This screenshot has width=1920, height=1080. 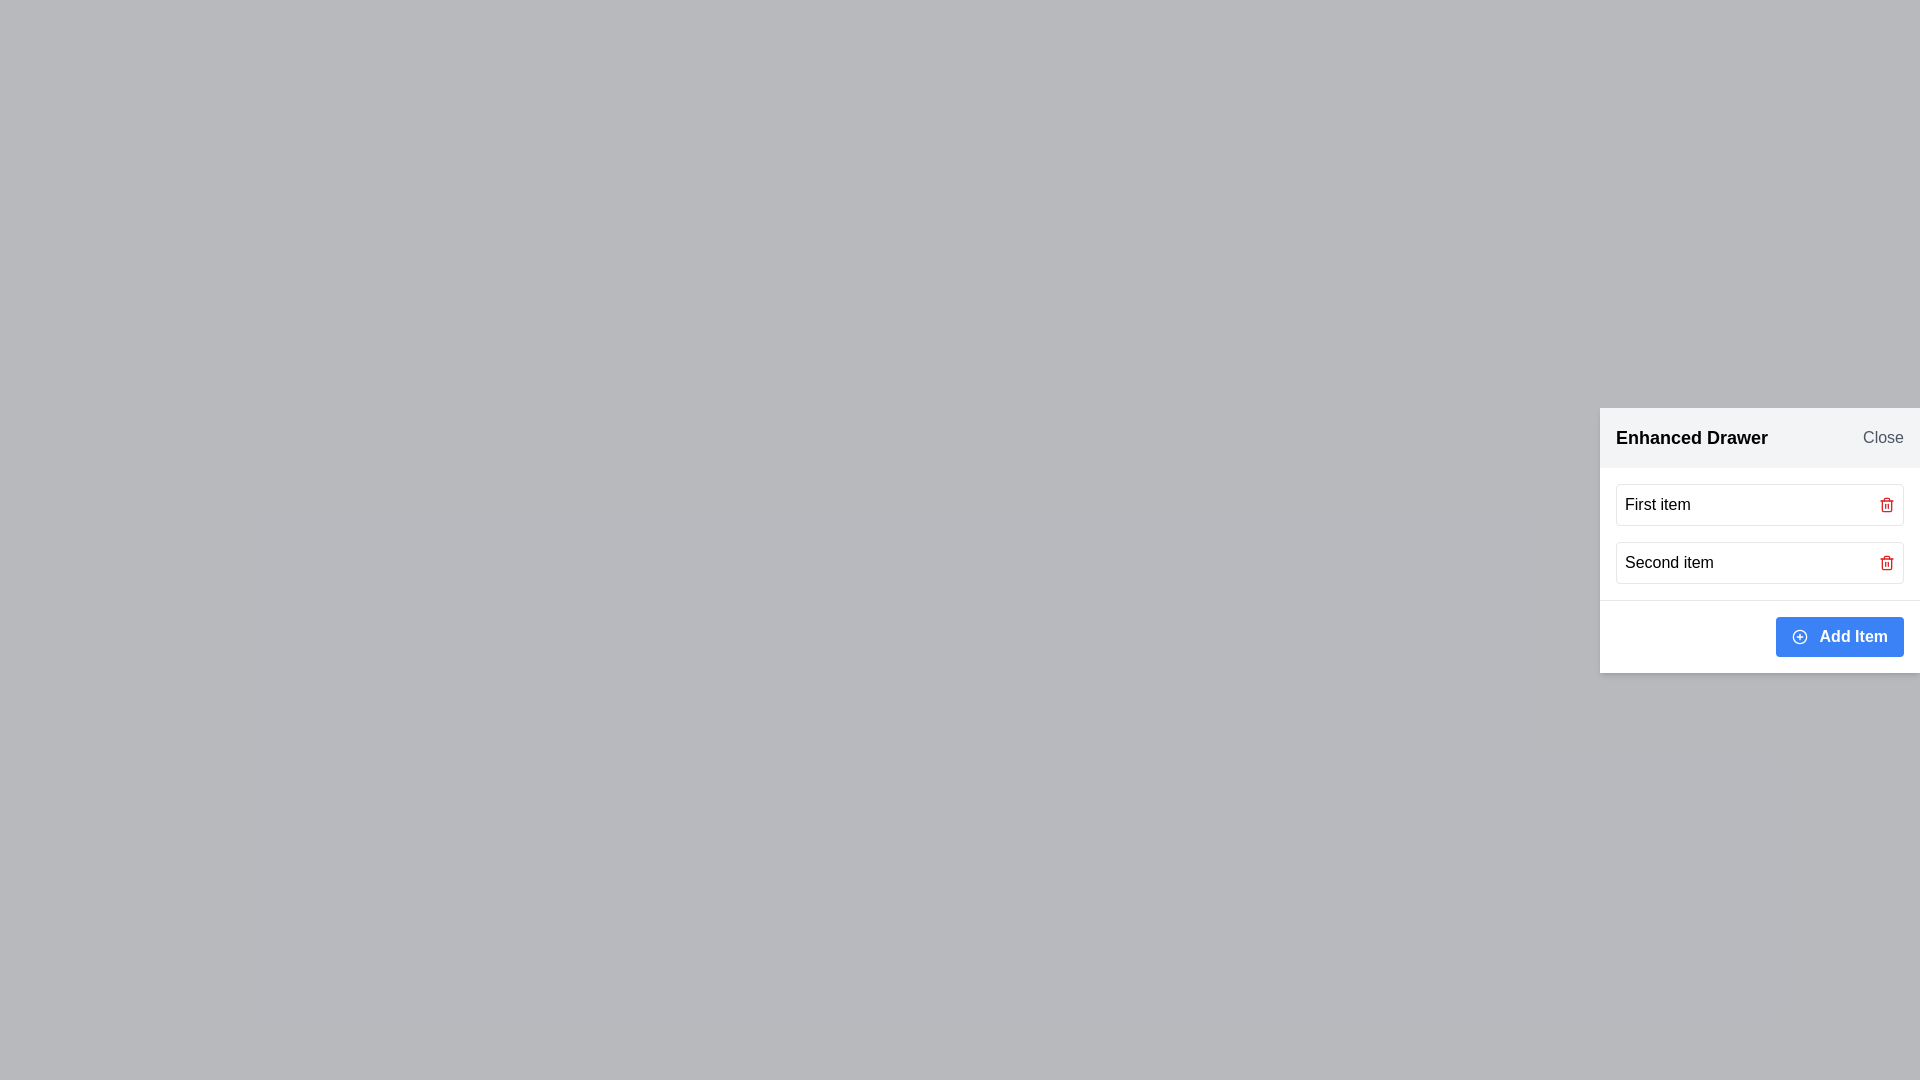 What do you see at coordinates (1885, 504) in the screenshot?
I see `the trash icon button associated with the 'Second item'` at bounding box center [1885, 504].